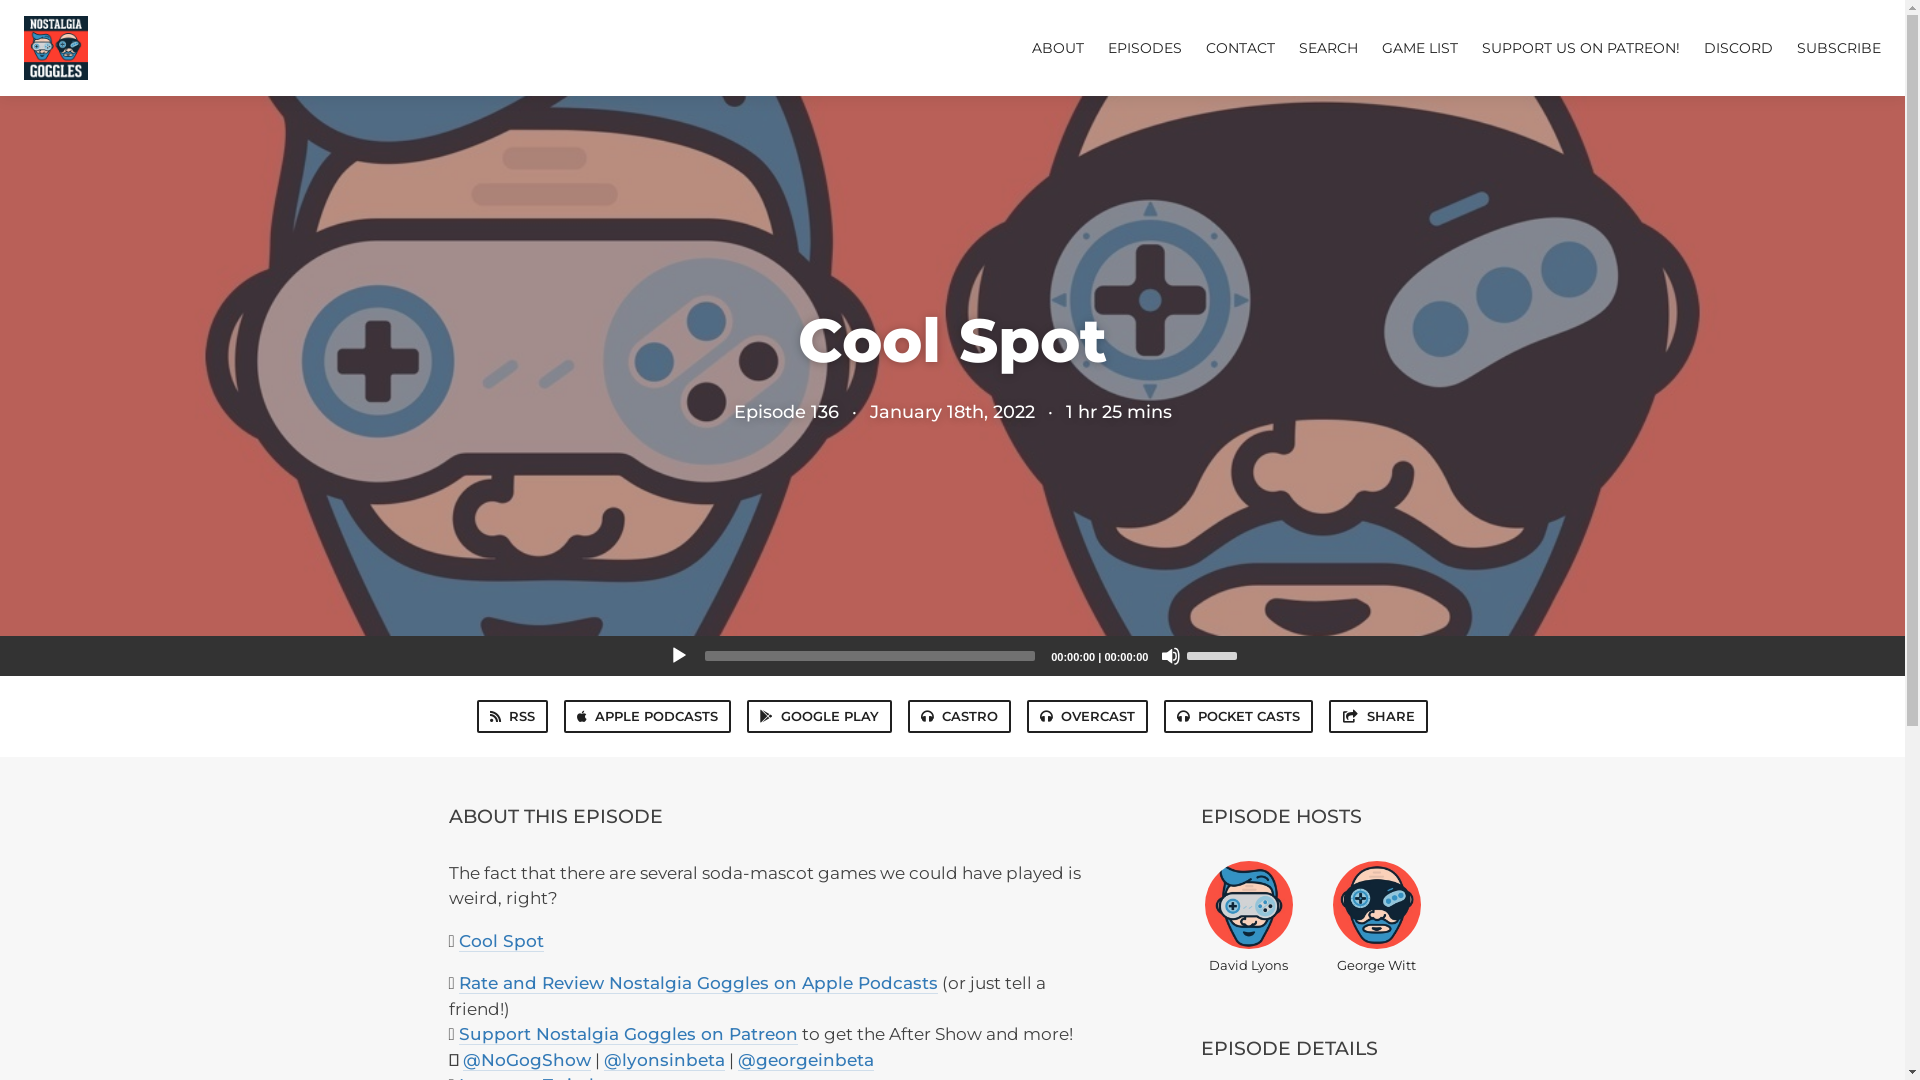 The image size is (1920, 1080). Describe the element at coordinates (458, 940) in the screenshot. I see `'Cool Spot'` at that location.